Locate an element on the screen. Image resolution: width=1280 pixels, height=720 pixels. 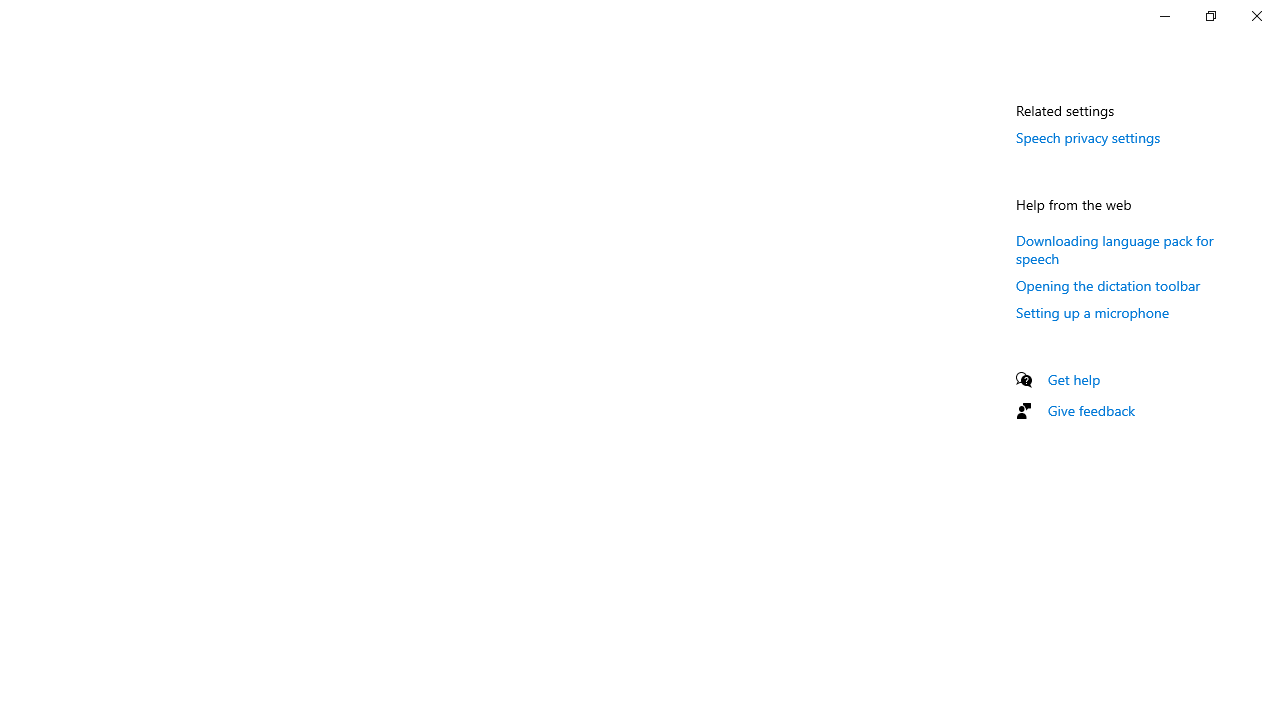
'Get help' is located at coordinates (1073, 379).